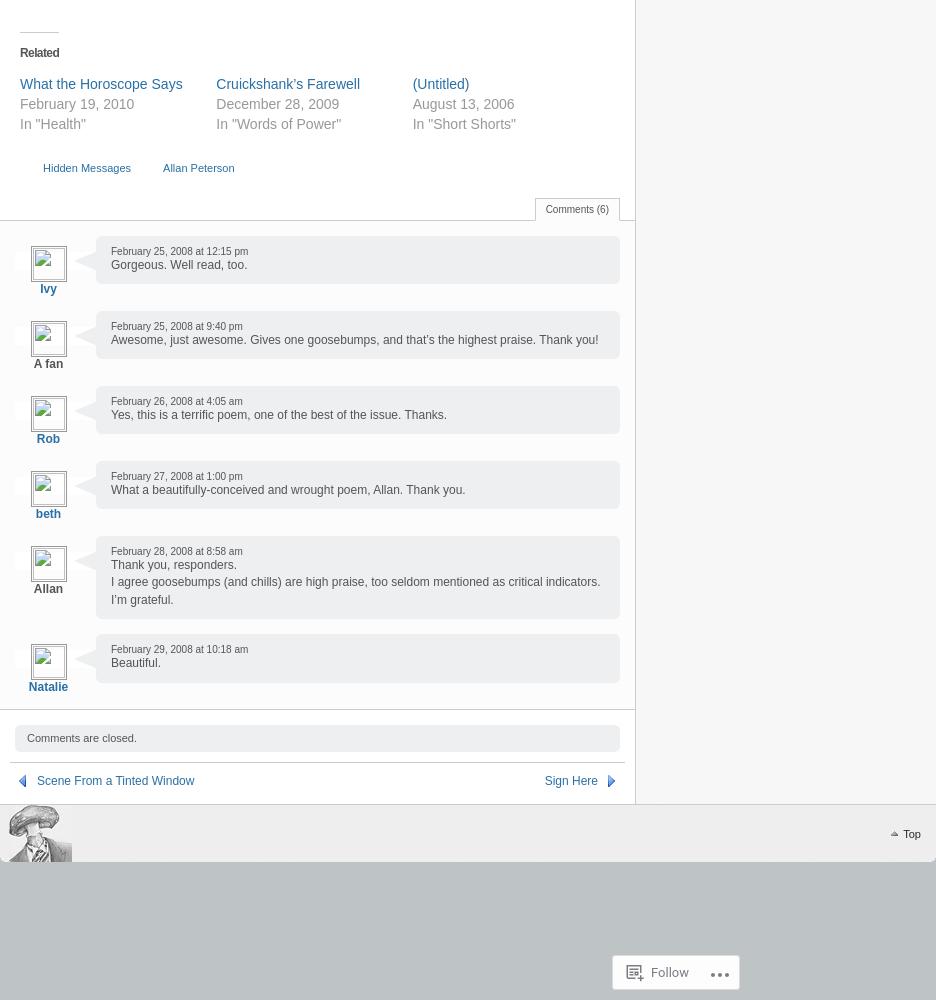 The width and height of the screenshot is (936, 1000). What do you see at coordinates (38, 52) in the screenshot?
I see `'Related'` at bounding box center [38, 52].